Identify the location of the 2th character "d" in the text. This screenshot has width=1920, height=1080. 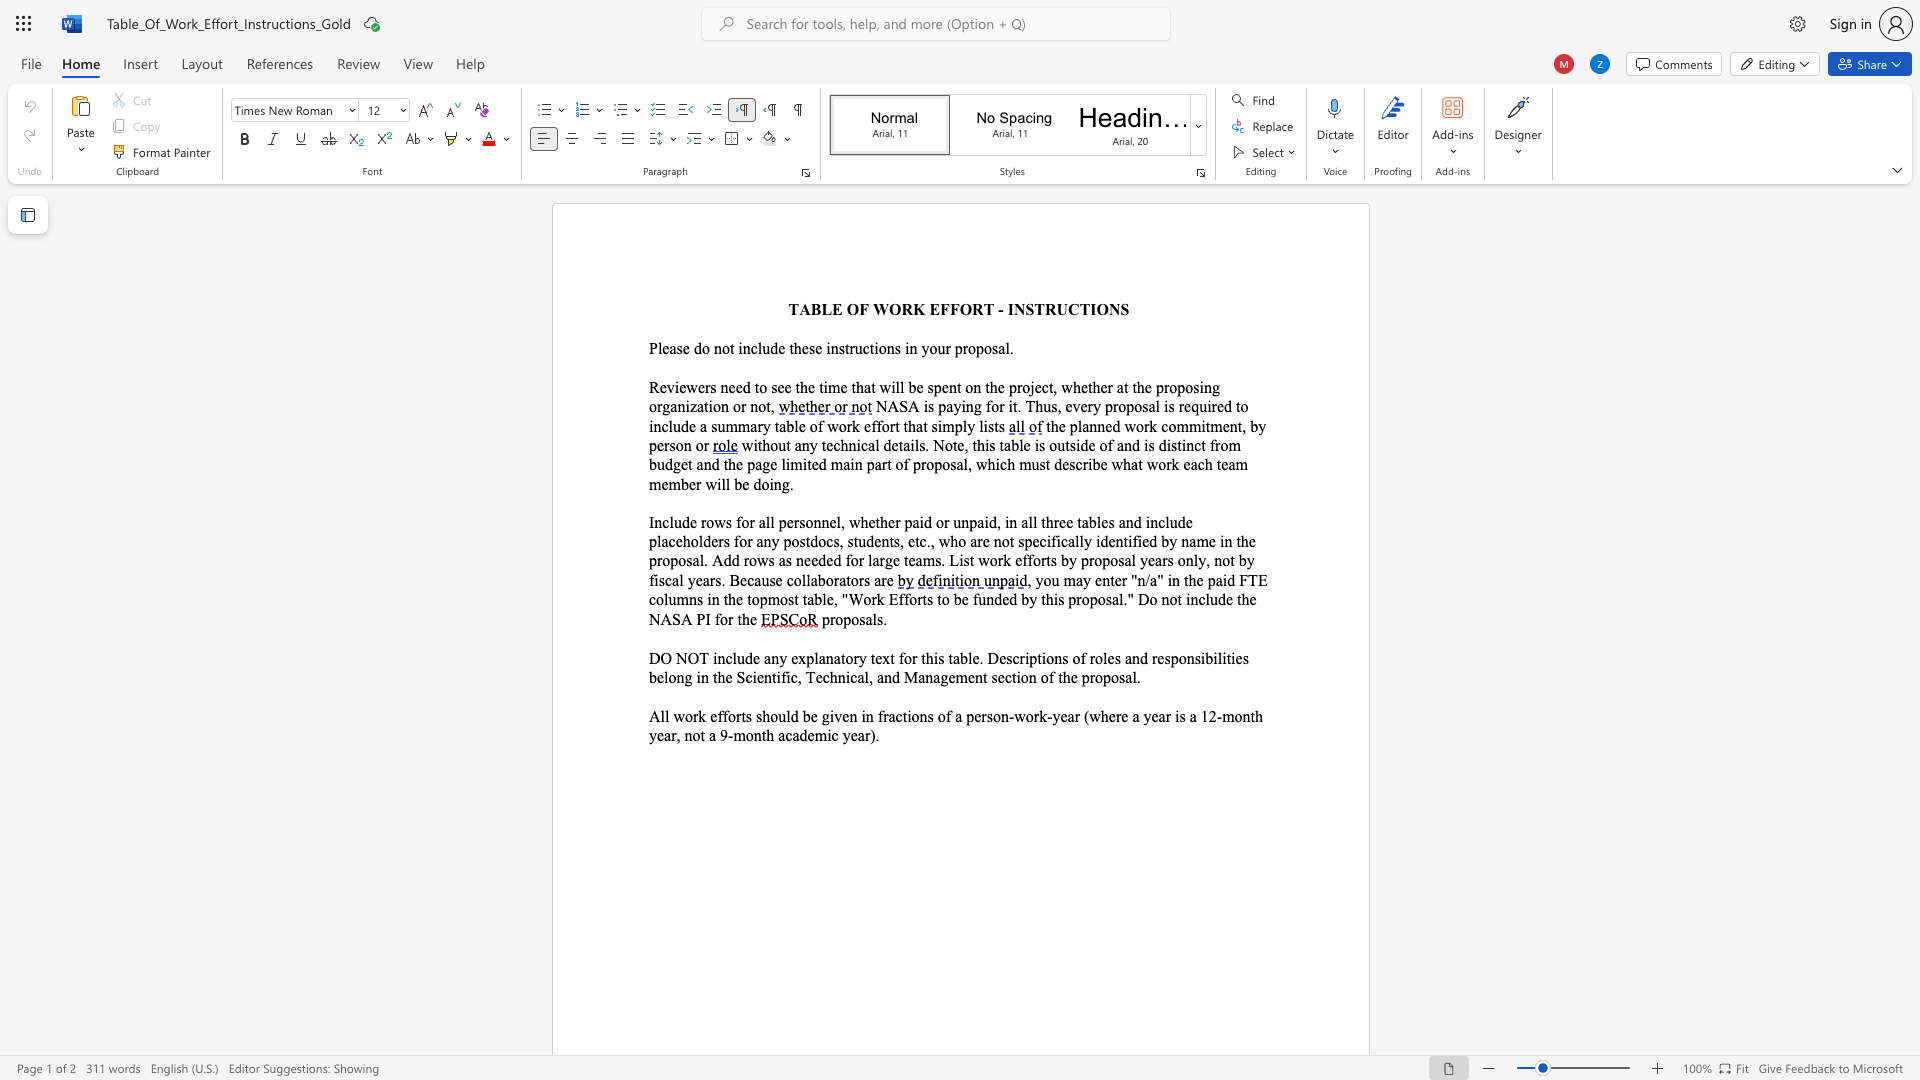
(1153, 541).